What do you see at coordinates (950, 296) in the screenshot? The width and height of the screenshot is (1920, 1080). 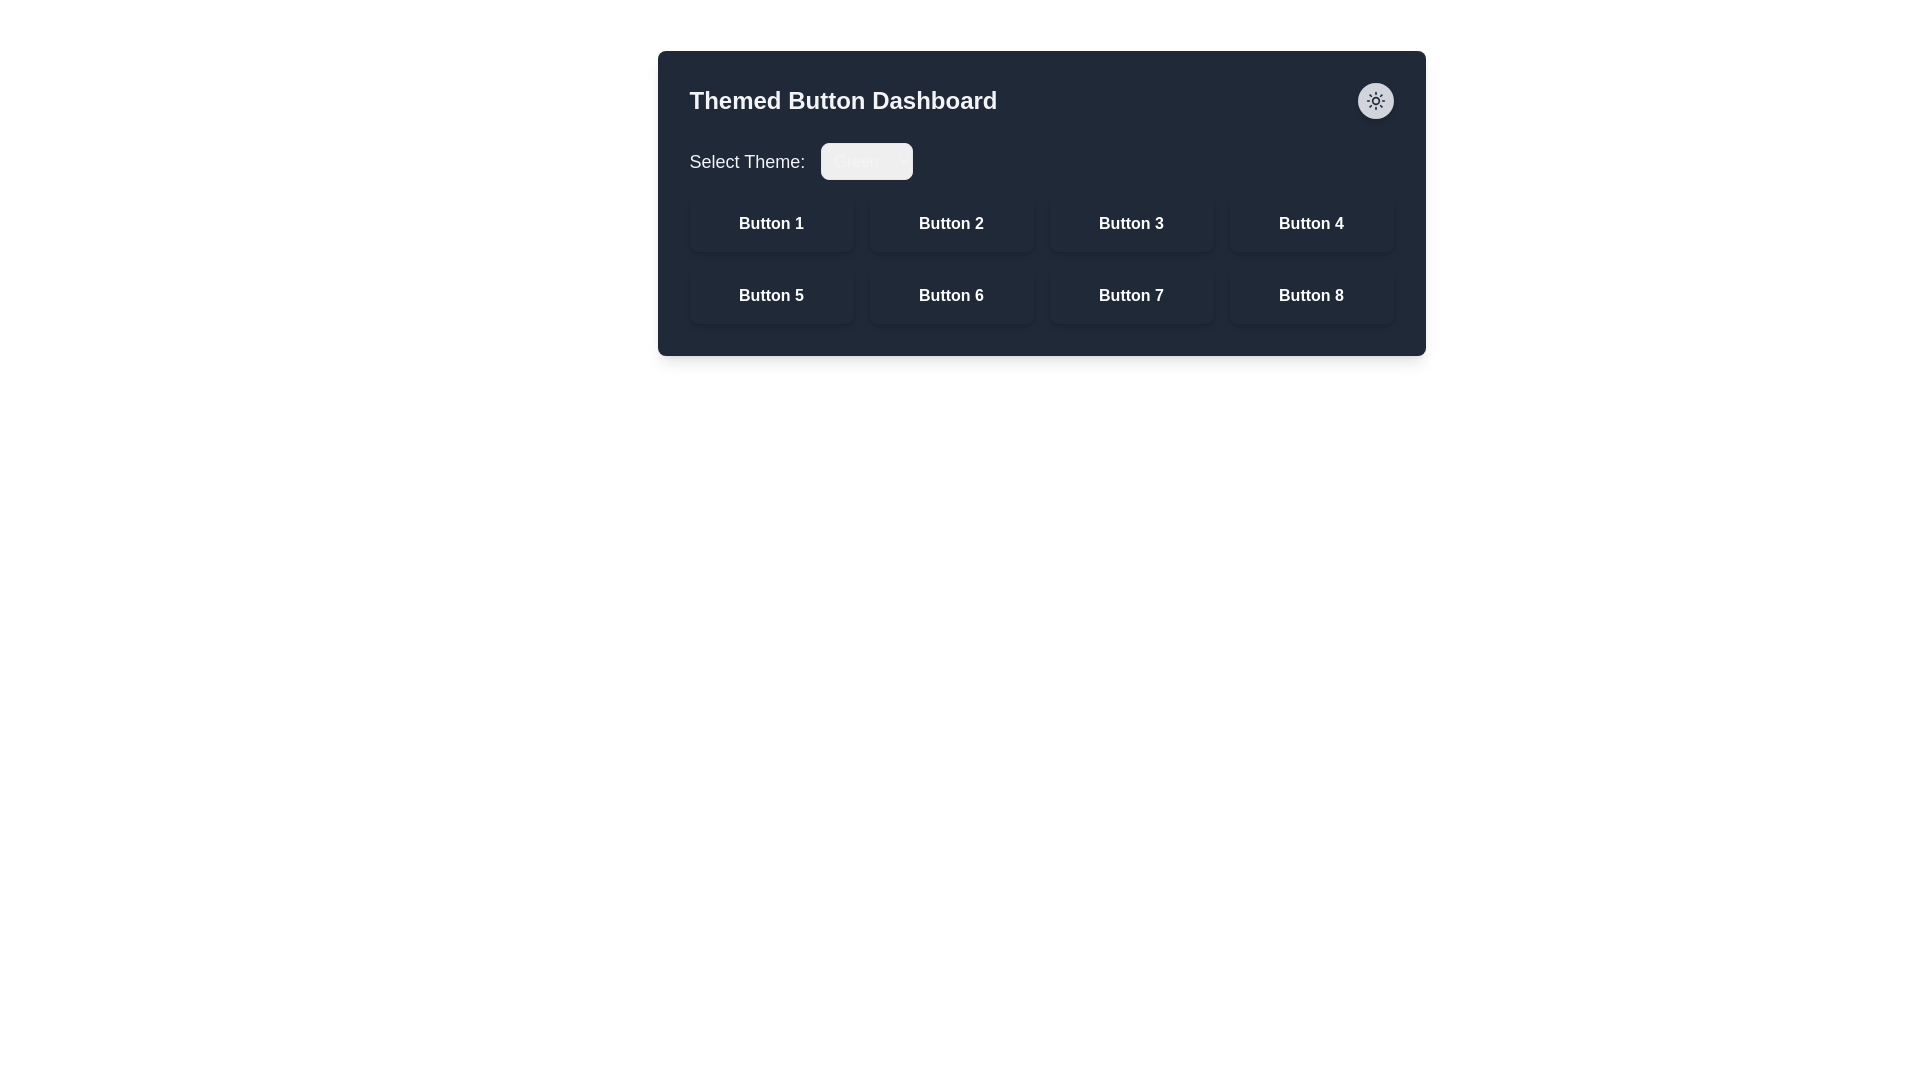 I see `the green rectangular button labeled 'Button 6'` at bounding box center [950, 296].